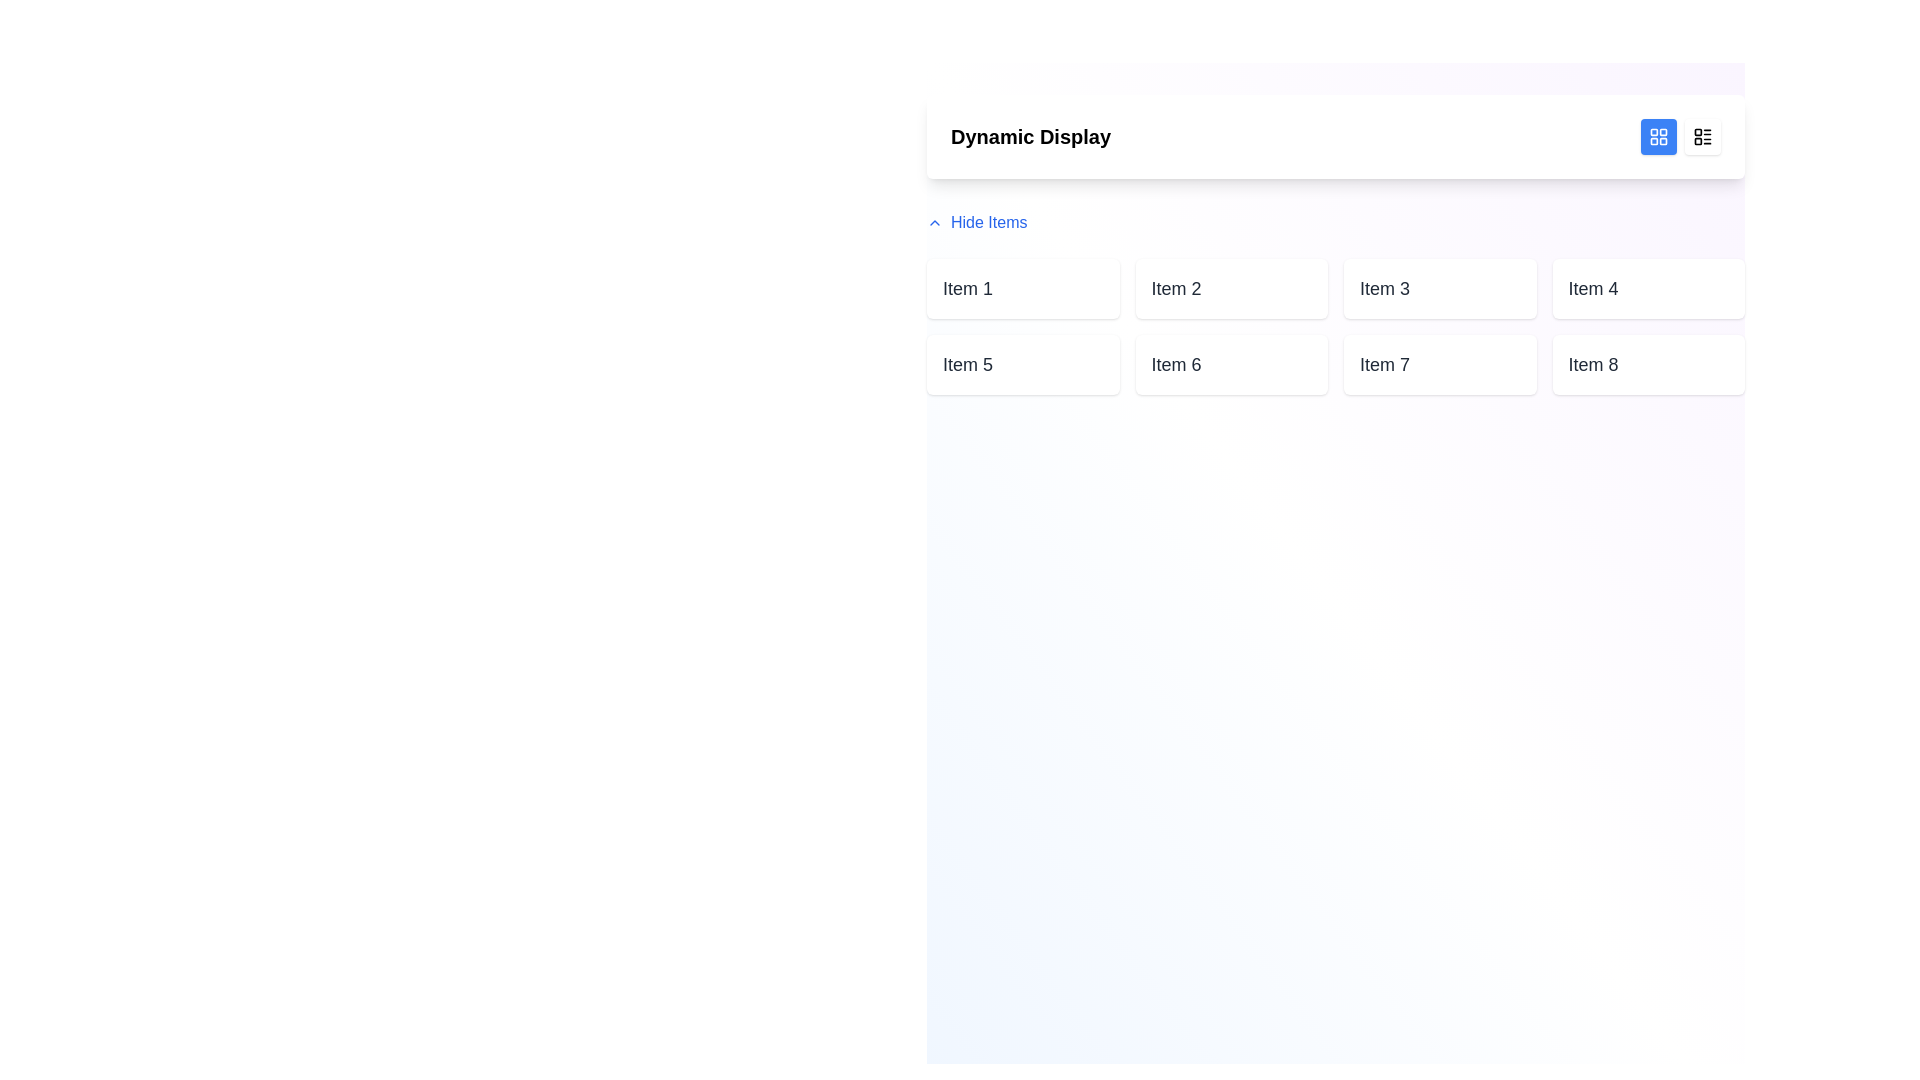 This screenshot has height=1080, width=1920. What do you see at coordinates (968, 289) in the screenshot?
I see `text displayed by the 'Item 1' text label, which is bold and centrally placed within the first card of a 2x4 grid structure` at bounding box center [968, 289].